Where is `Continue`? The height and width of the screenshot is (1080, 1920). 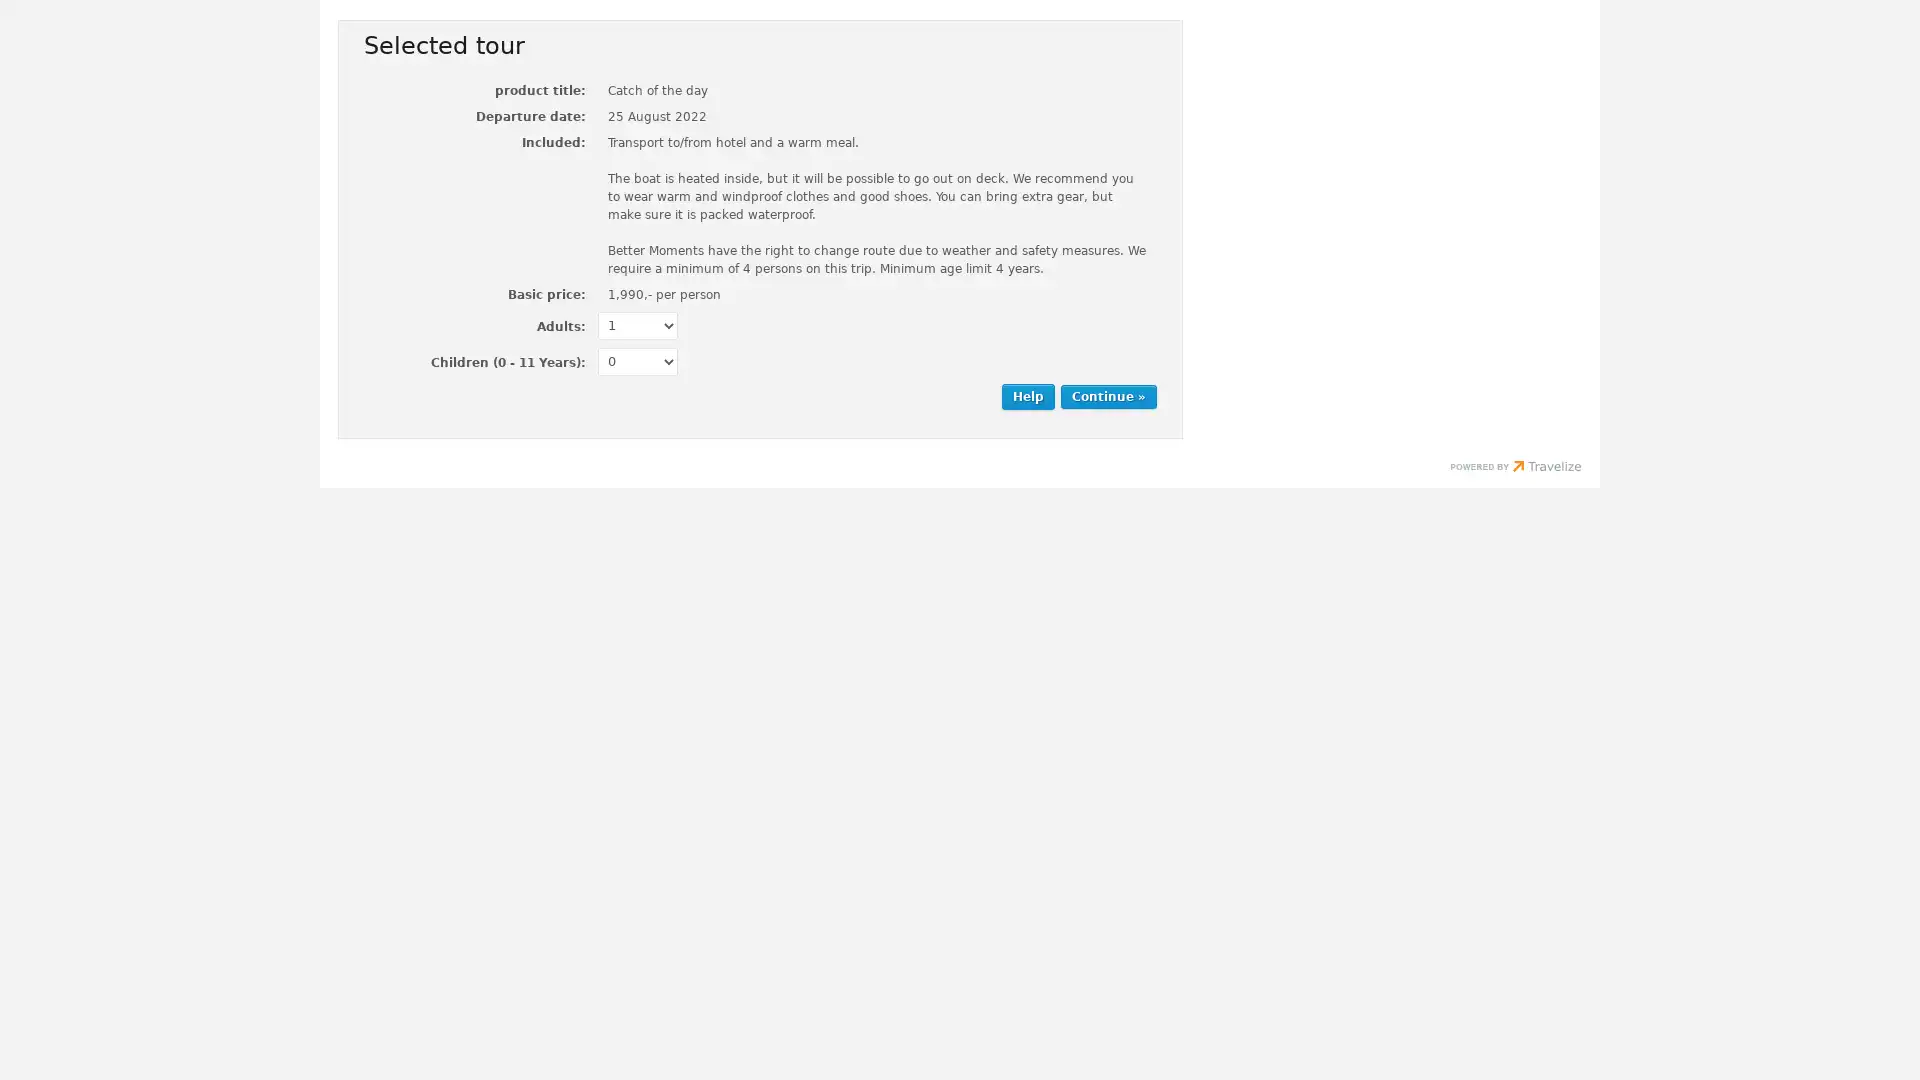
Continue is located at coordinates (1107, 396).